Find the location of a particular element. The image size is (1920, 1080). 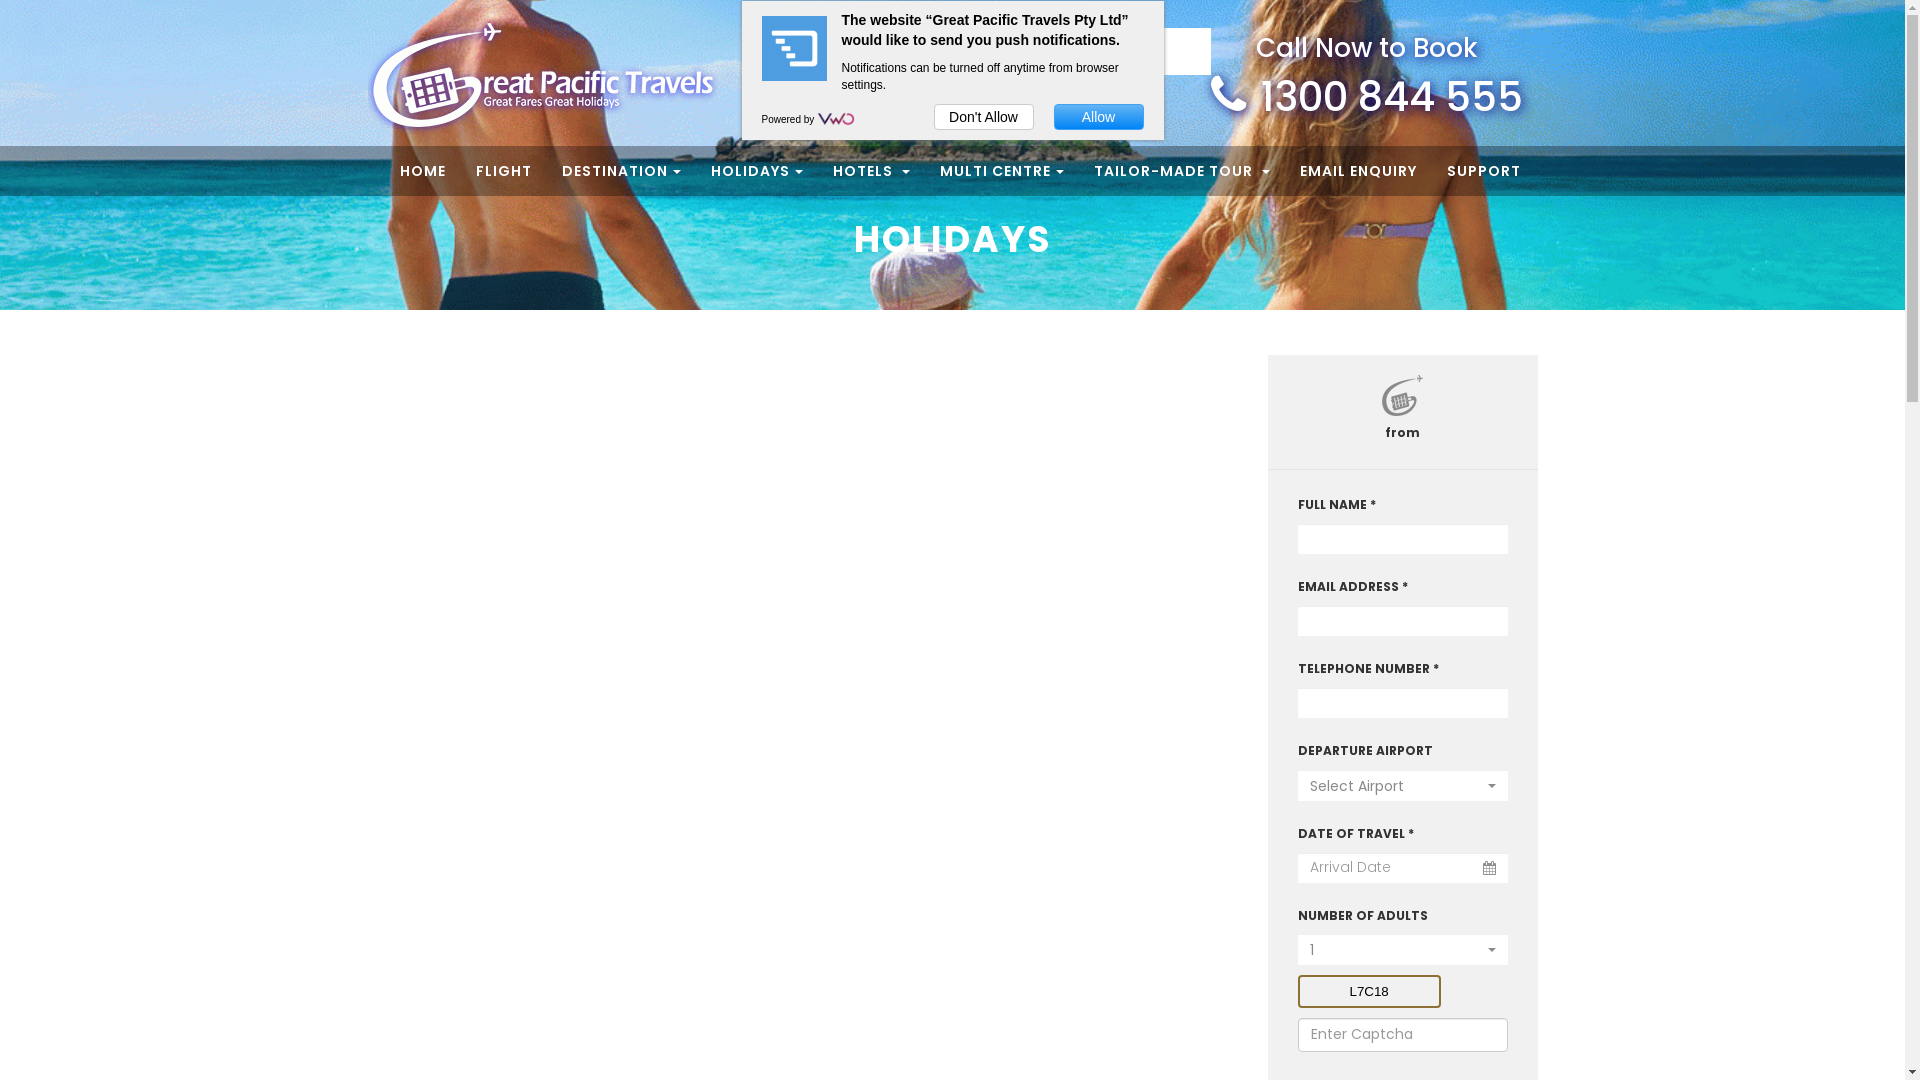

'HOLIDAYS' is located at coordinates (755, 169).